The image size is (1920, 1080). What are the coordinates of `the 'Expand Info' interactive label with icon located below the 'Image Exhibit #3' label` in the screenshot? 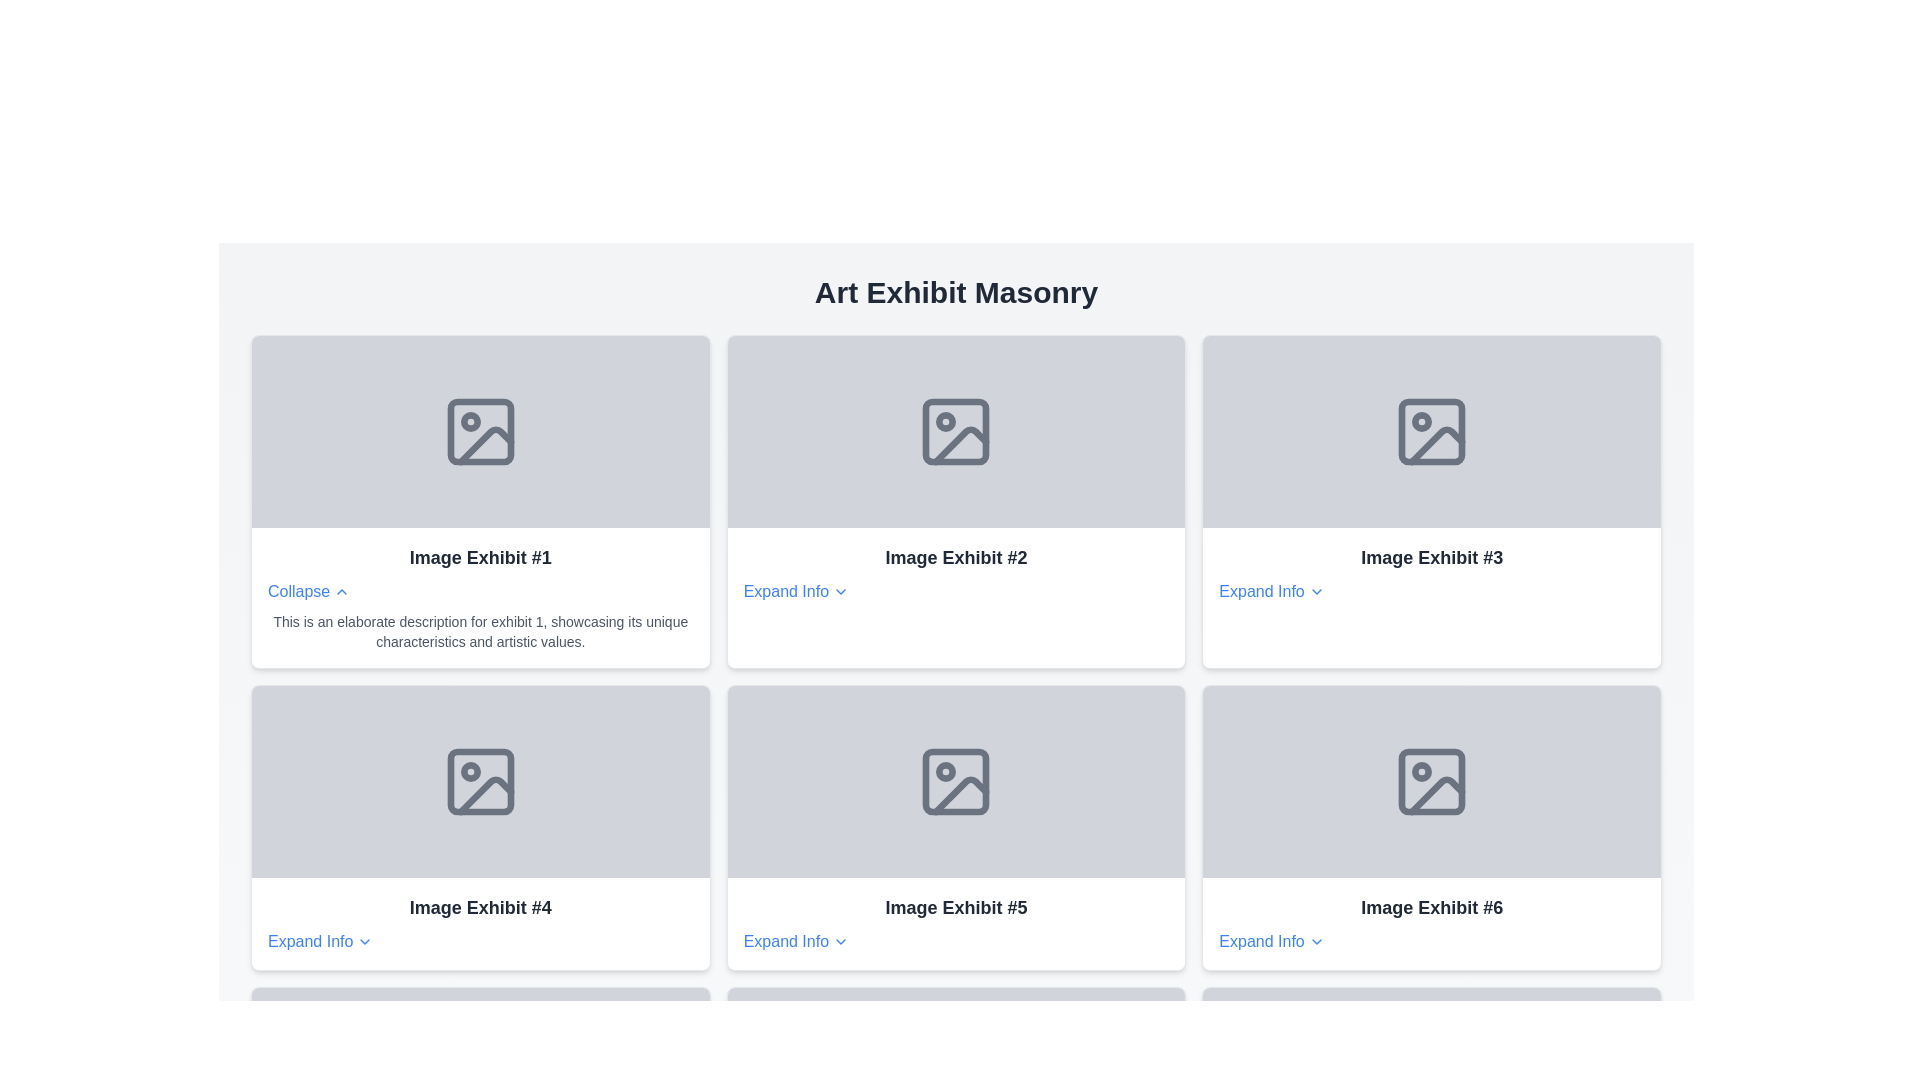 It's located at (1271, 590).